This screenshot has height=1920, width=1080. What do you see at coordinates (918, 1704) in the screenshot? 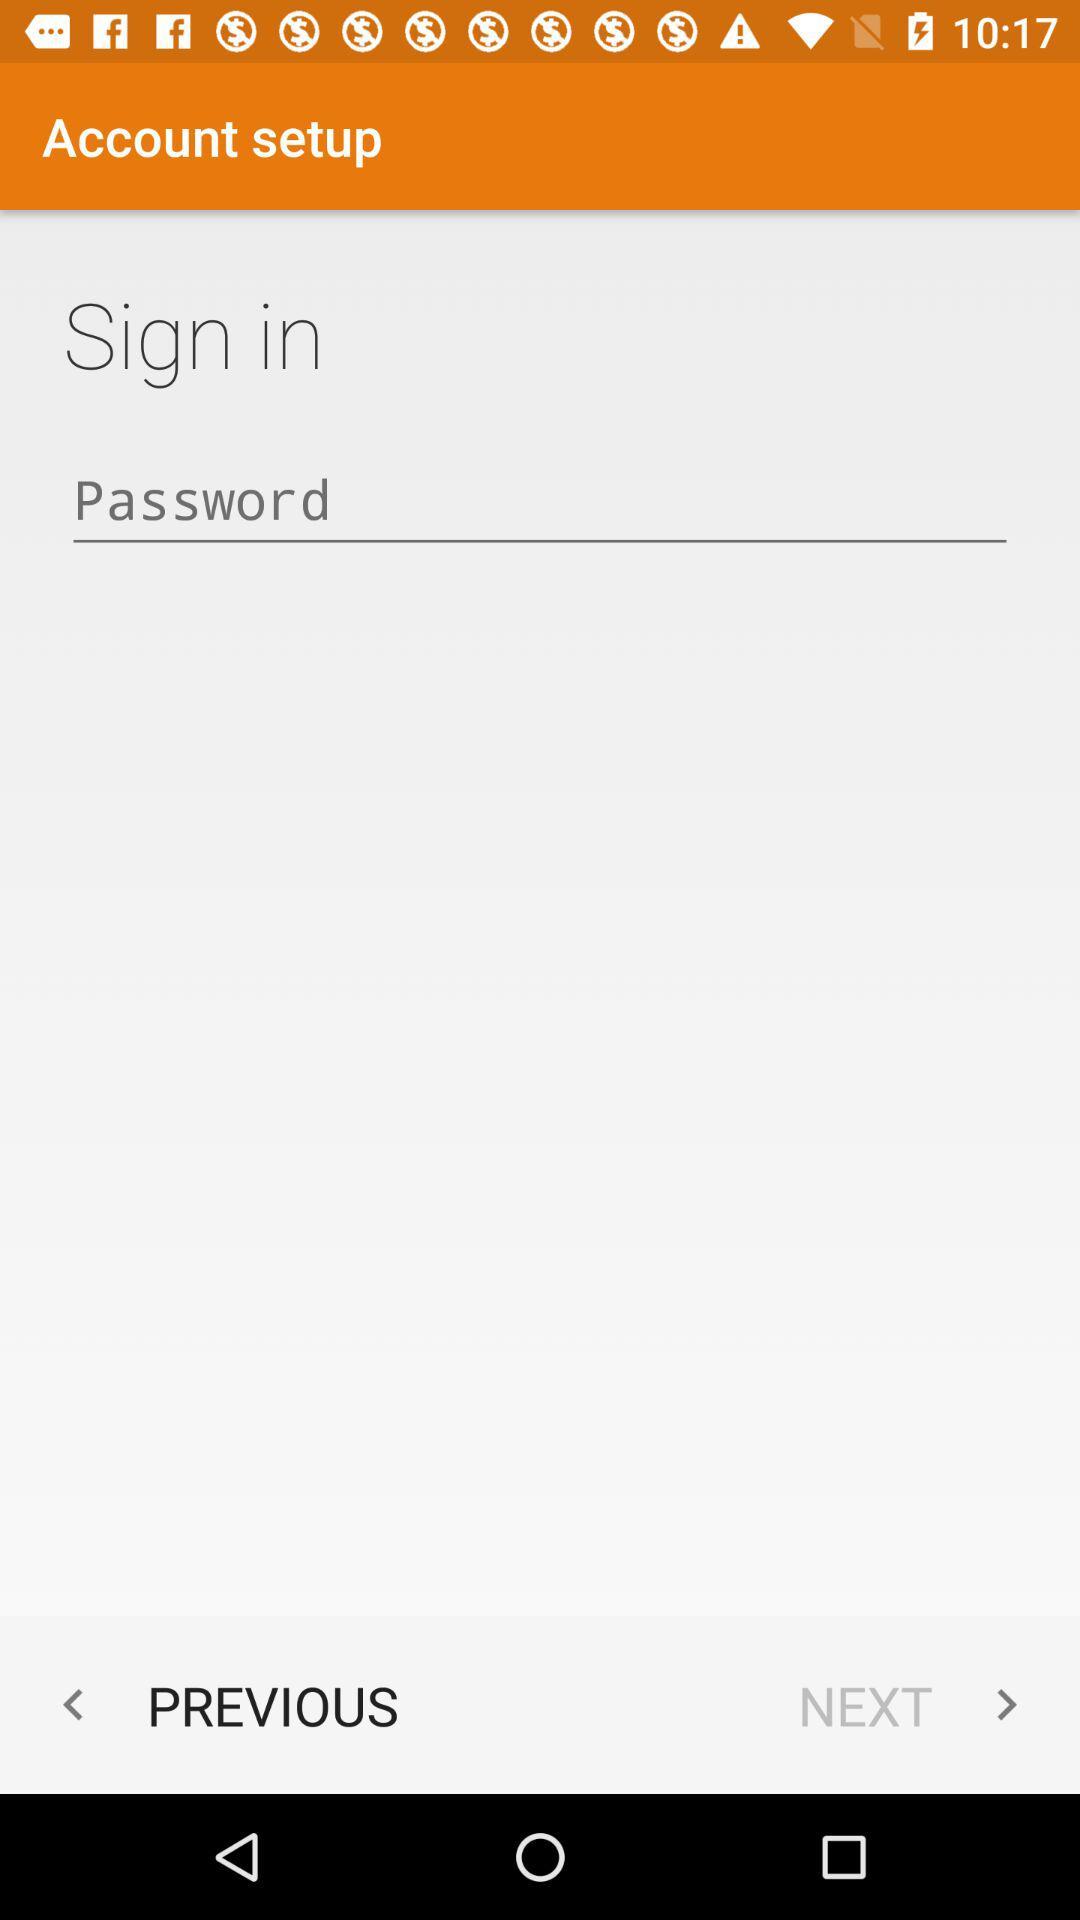
I see `the app next to the previous app` at bounding box center [918, 1704].